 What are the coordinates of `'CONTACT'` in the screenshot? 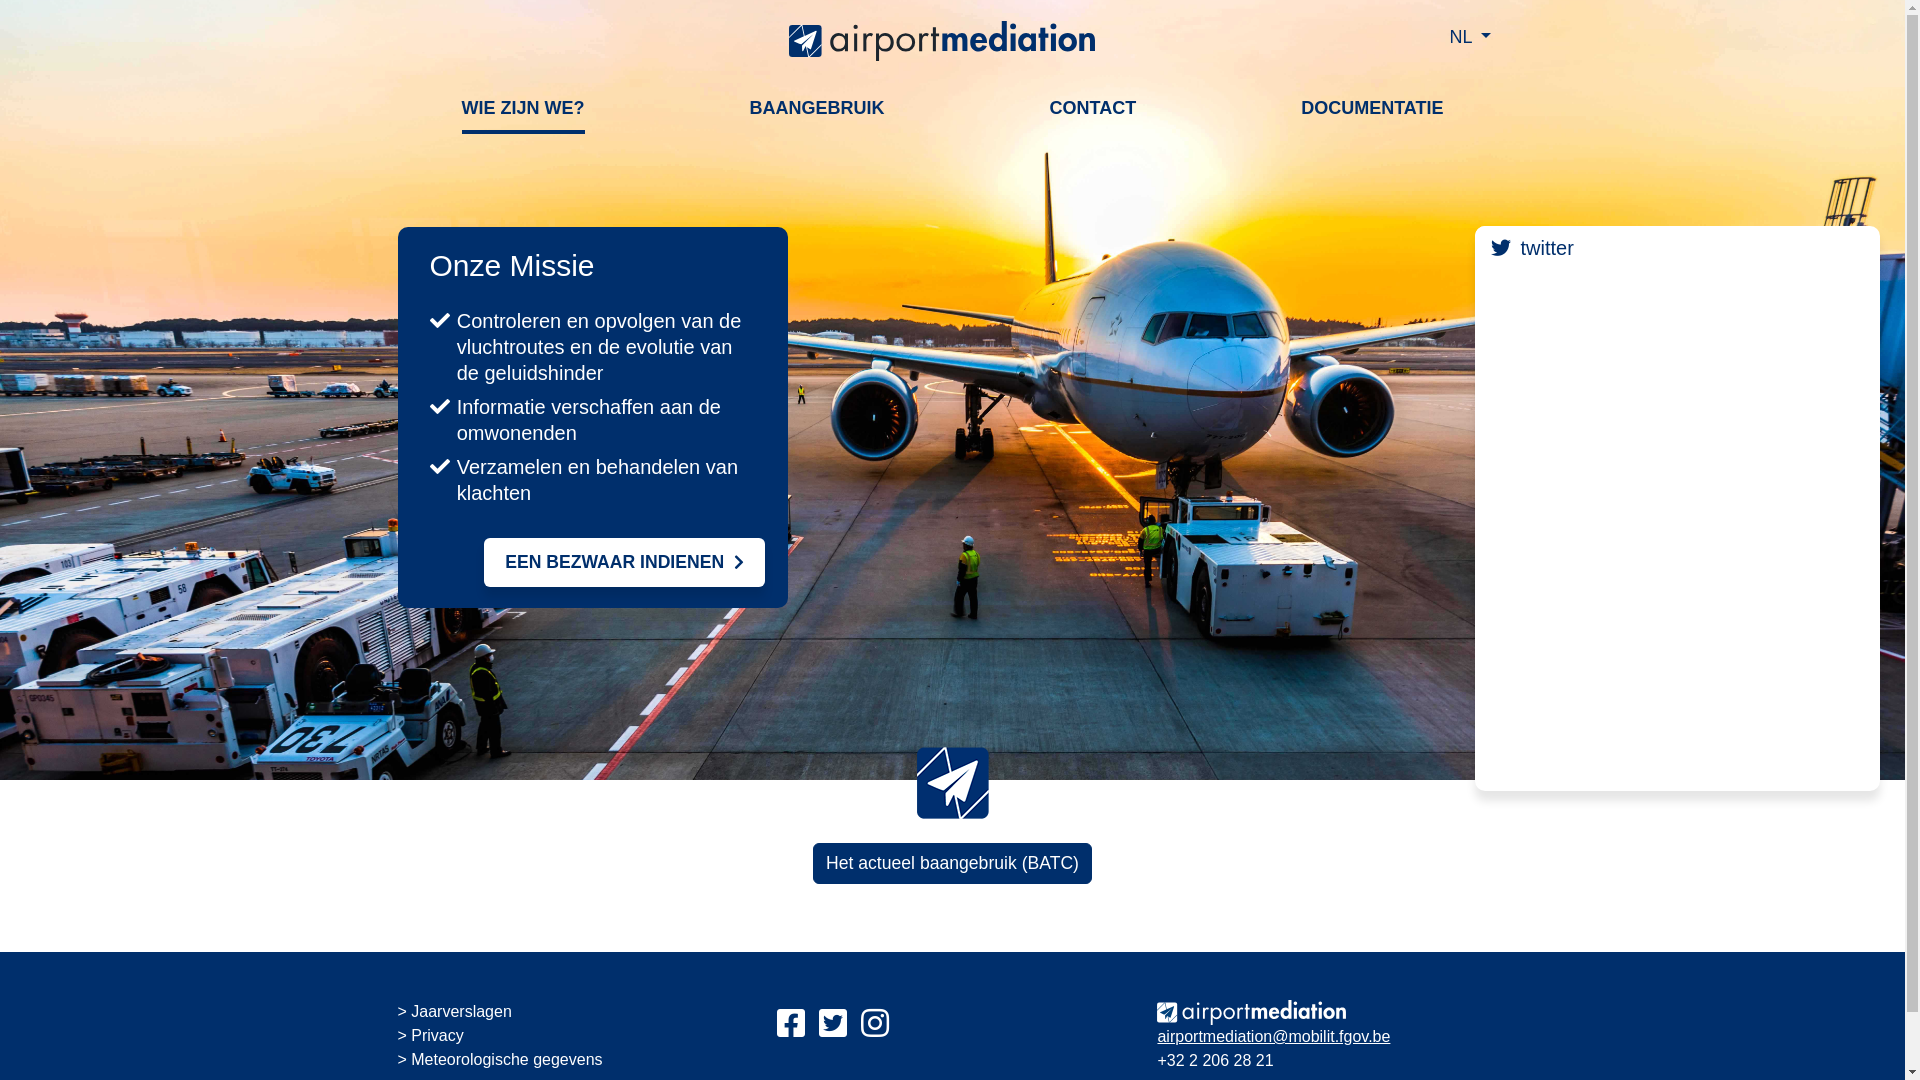 It's located at (1049, 108).